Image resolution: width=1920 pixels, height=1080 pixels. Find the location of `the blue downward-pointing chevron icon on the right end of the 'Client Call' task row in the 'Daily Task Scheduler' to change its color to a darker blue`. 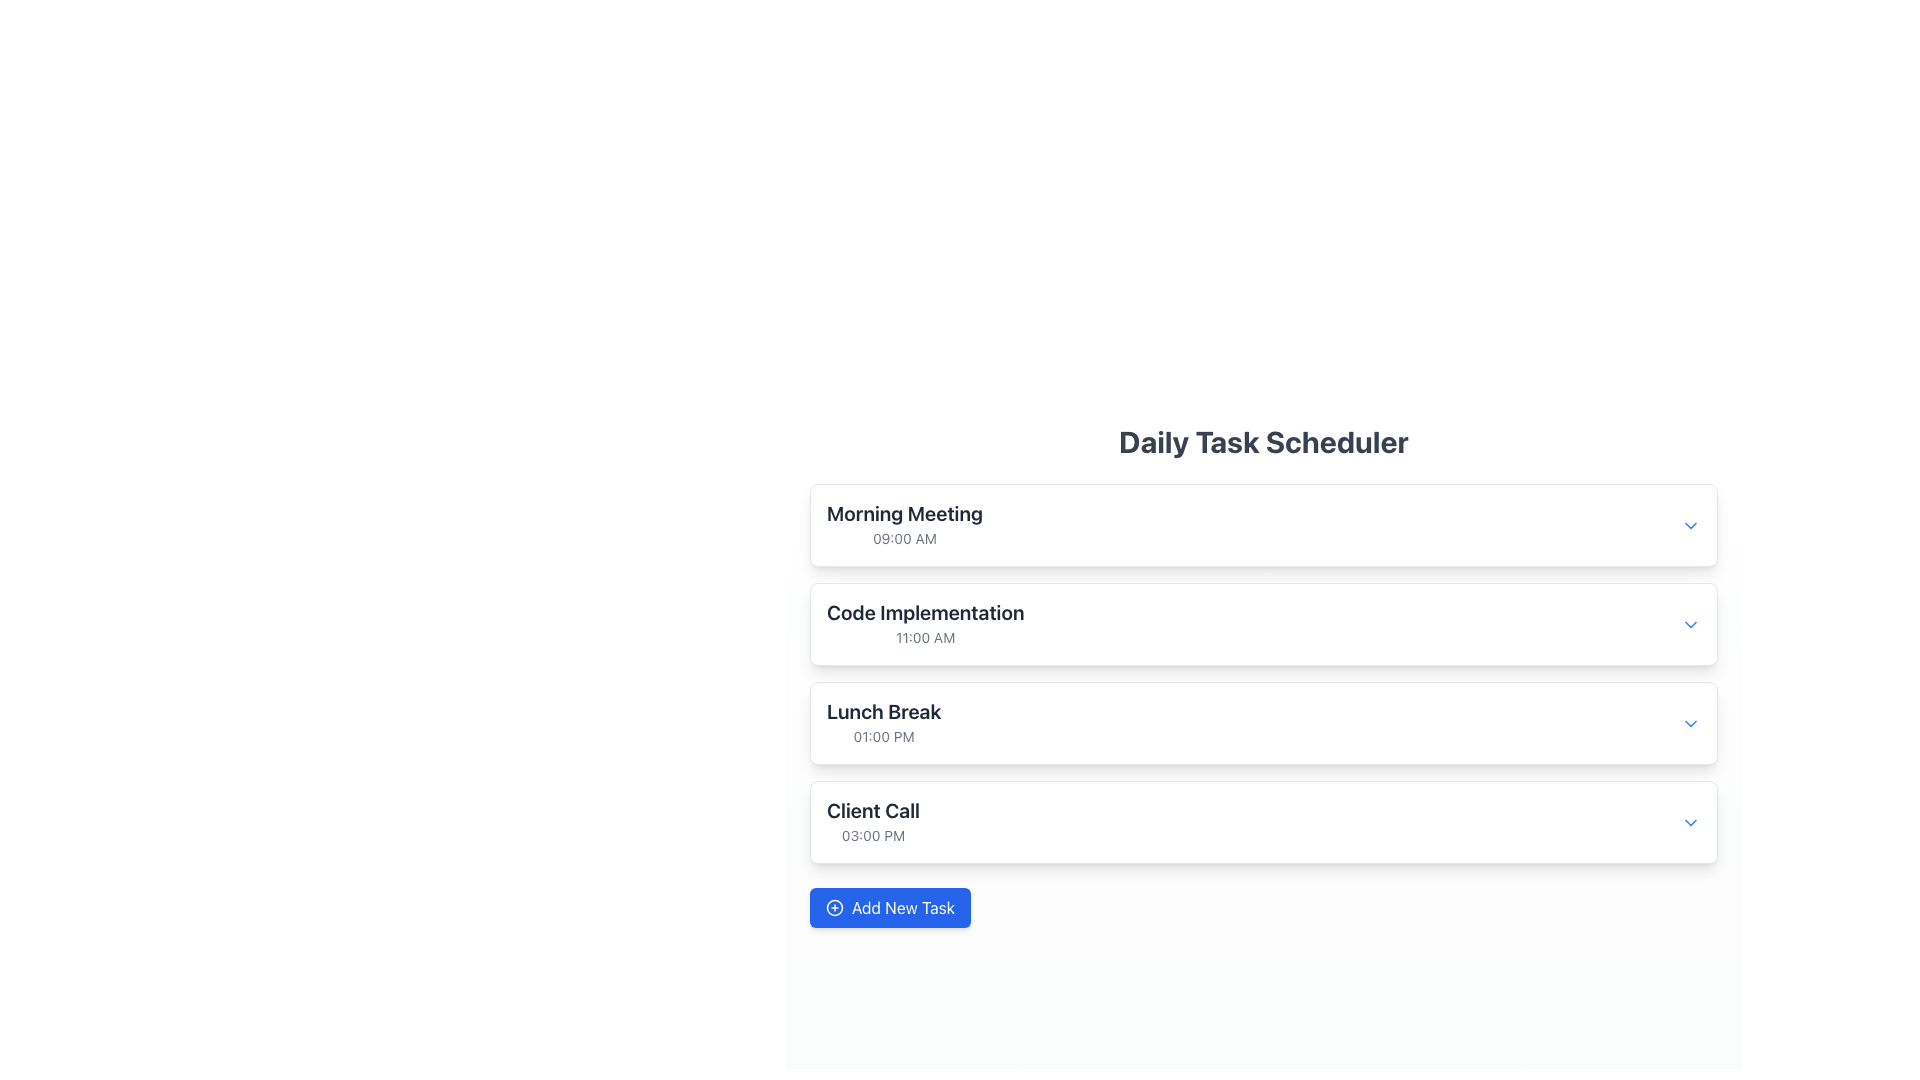

the blue downward-pointing chevron icon on the right end of the 'Client Call' task row in the 'Daily Task Scheduler' to change its color to a darker blue is located at coordinates (1689, 821).